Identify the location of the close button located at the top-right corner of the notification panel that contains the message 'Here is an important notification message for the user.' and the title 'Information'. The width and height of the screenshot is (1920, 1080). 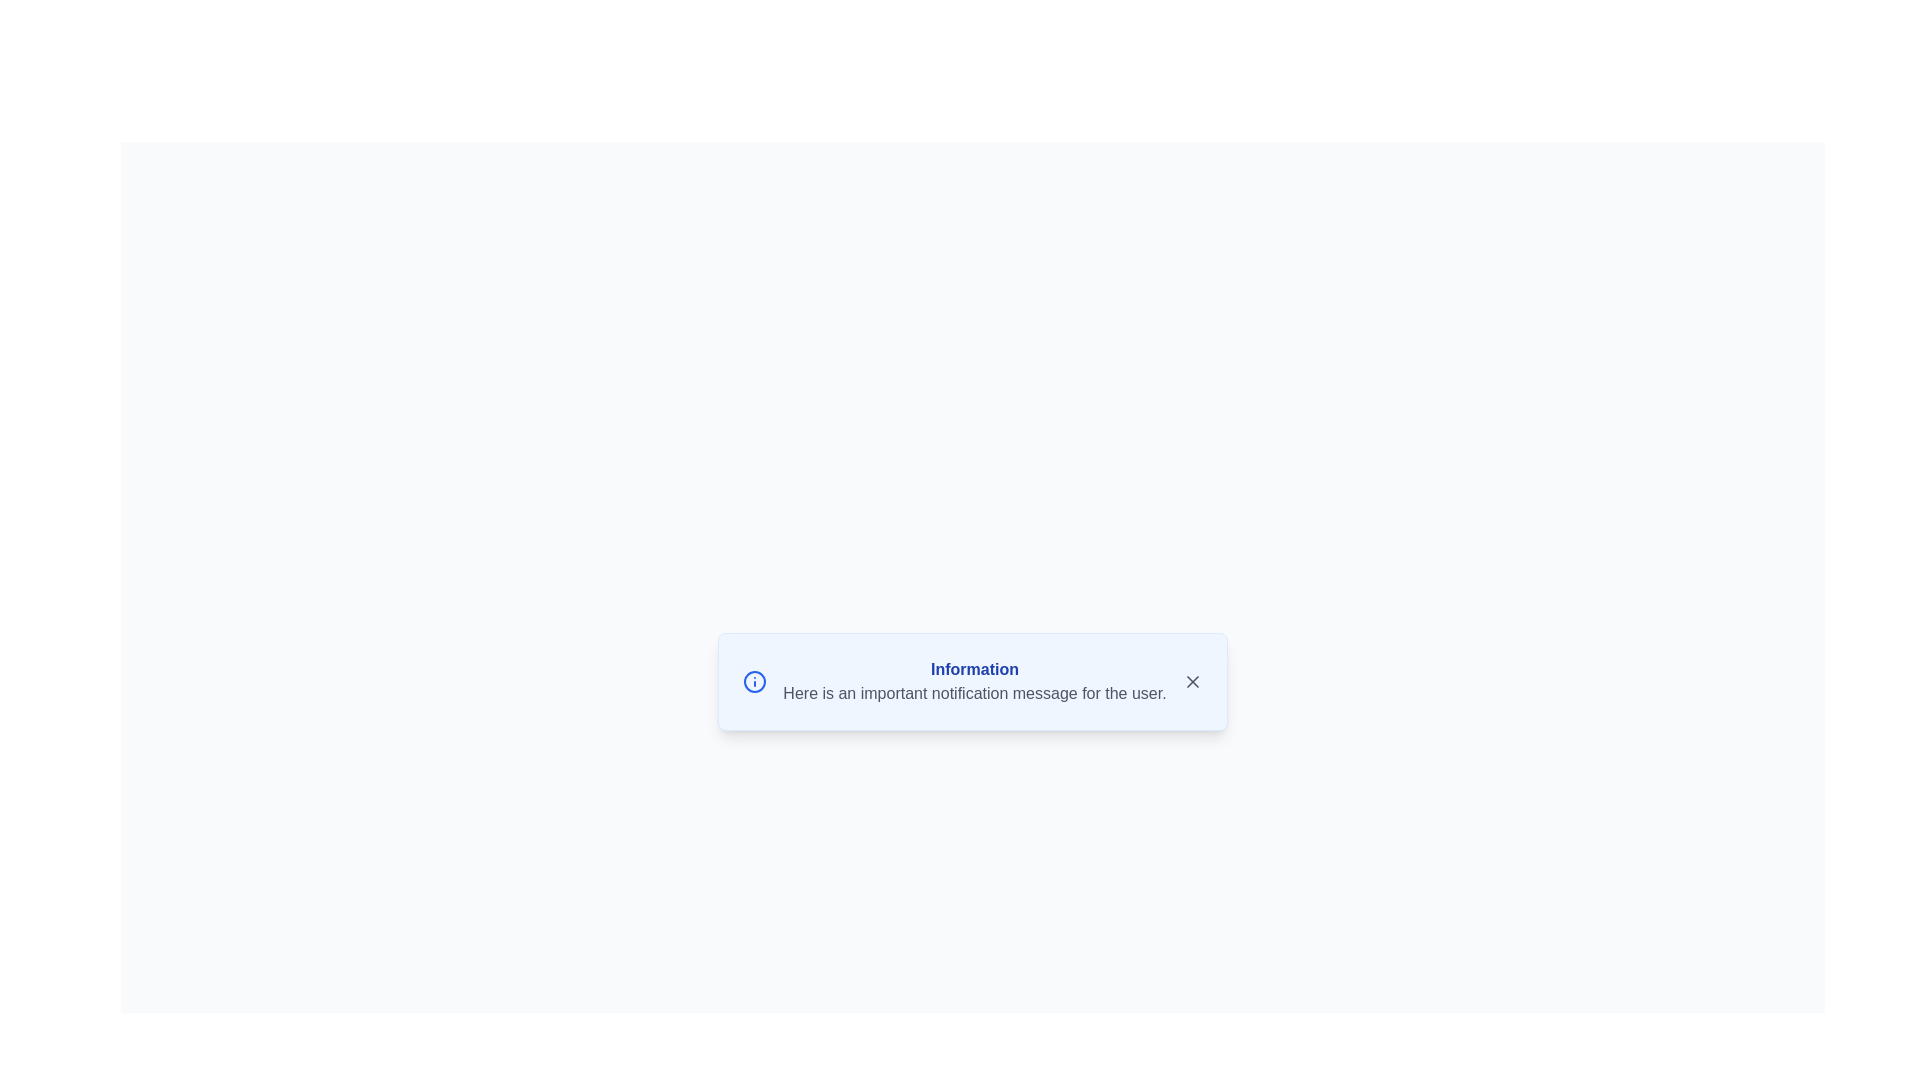
(1192, 681).